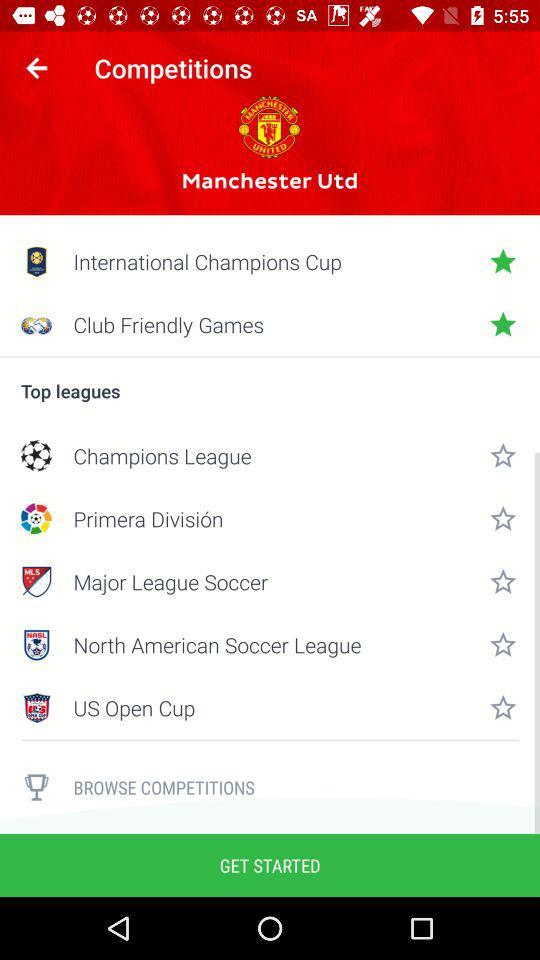  Describe the element at coordinates (270, 390) in the screenshot. I see `the top leagues icon` at that location.